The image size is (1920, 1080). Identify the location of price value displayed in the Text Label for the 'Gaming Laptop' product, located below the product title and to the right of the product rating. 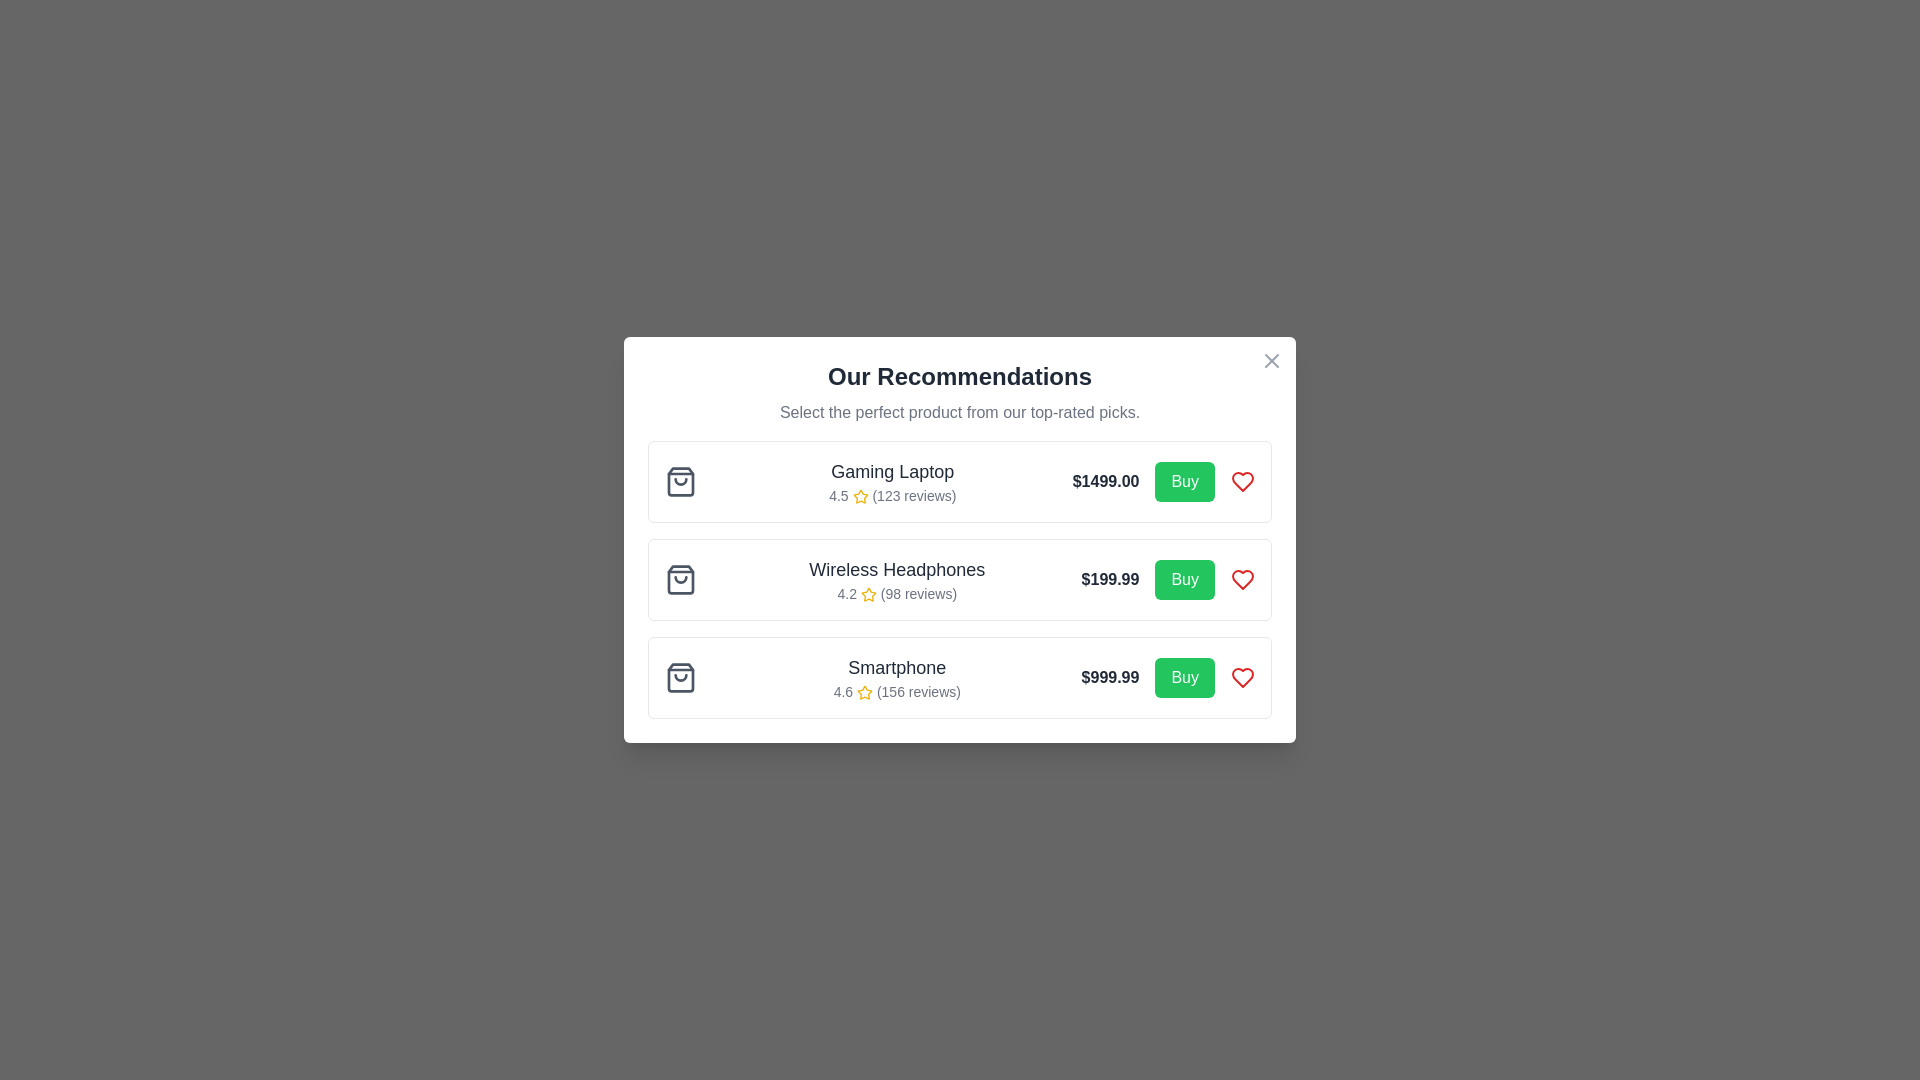
(1105, 482).